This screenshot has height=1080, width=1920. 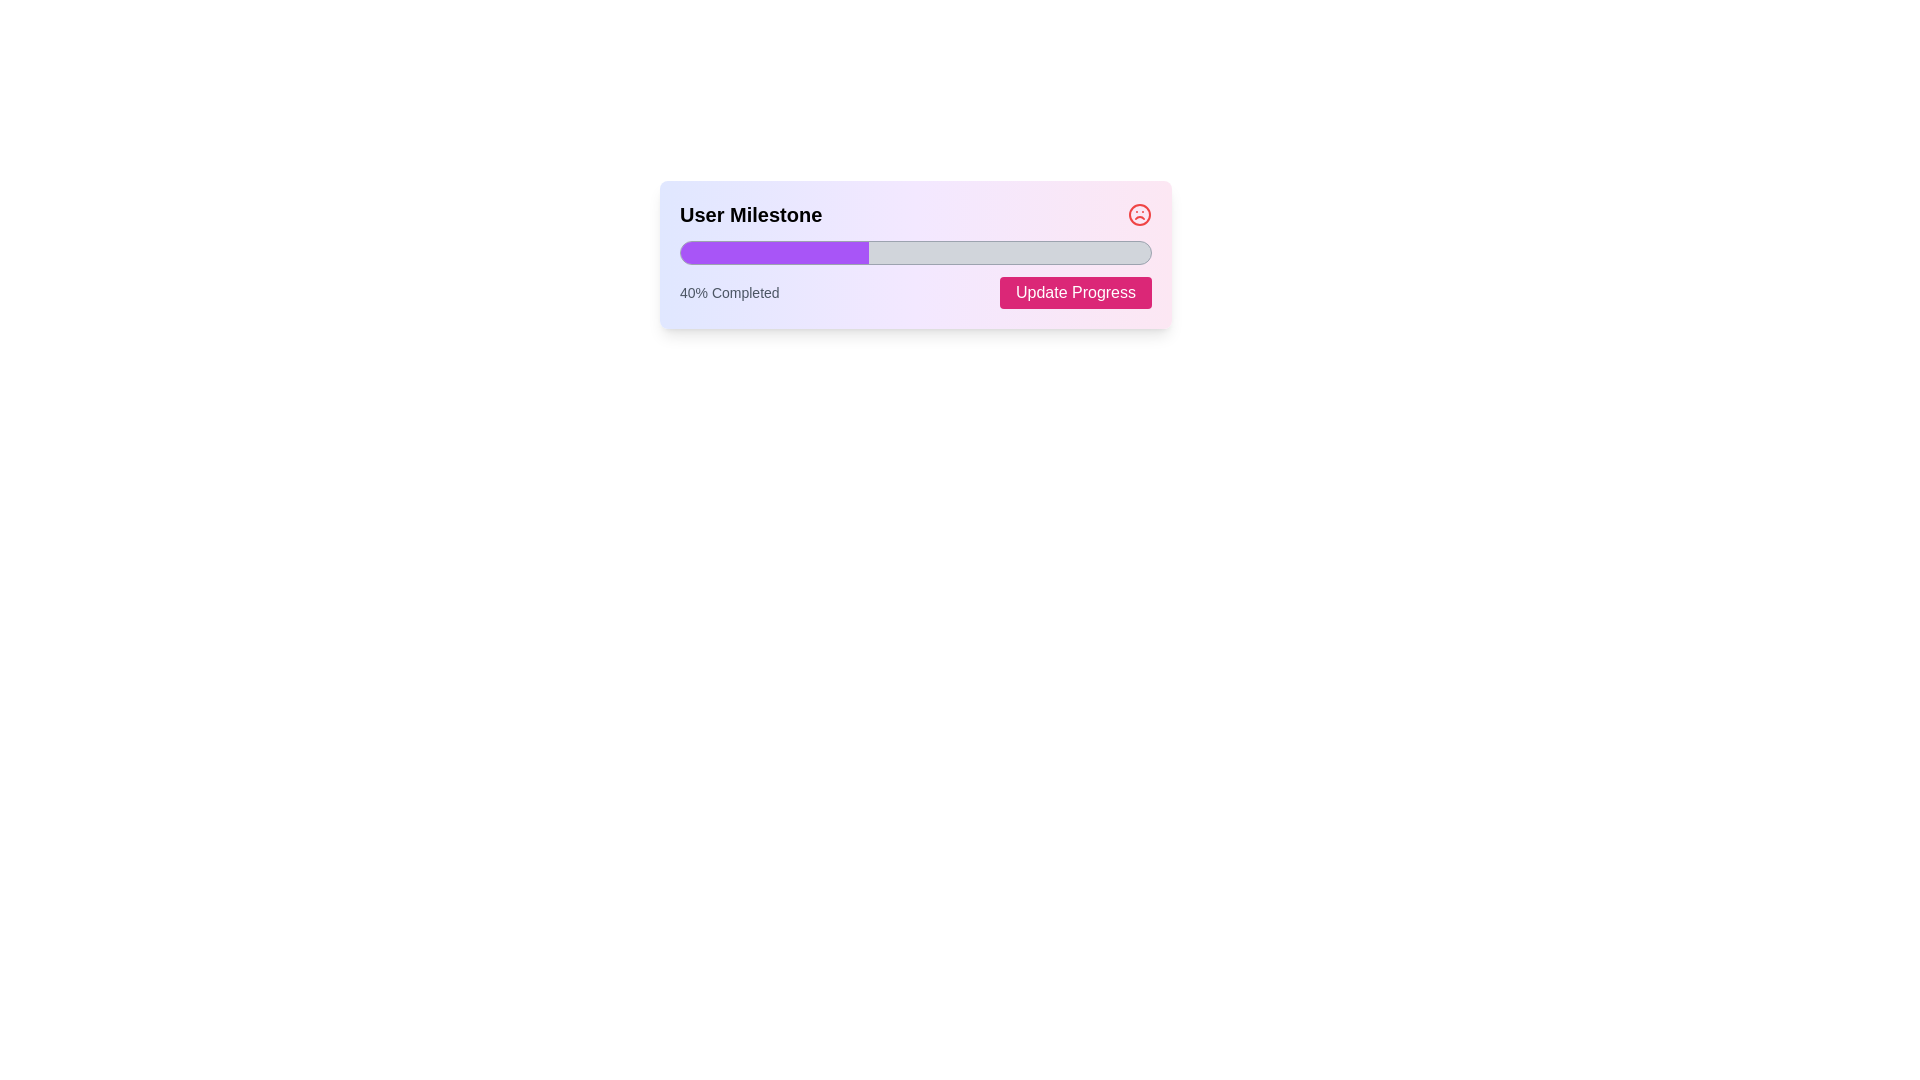 I want to click on the progress bar of the Composite UI element that tracks user milestones, so click(x=915, y=253).